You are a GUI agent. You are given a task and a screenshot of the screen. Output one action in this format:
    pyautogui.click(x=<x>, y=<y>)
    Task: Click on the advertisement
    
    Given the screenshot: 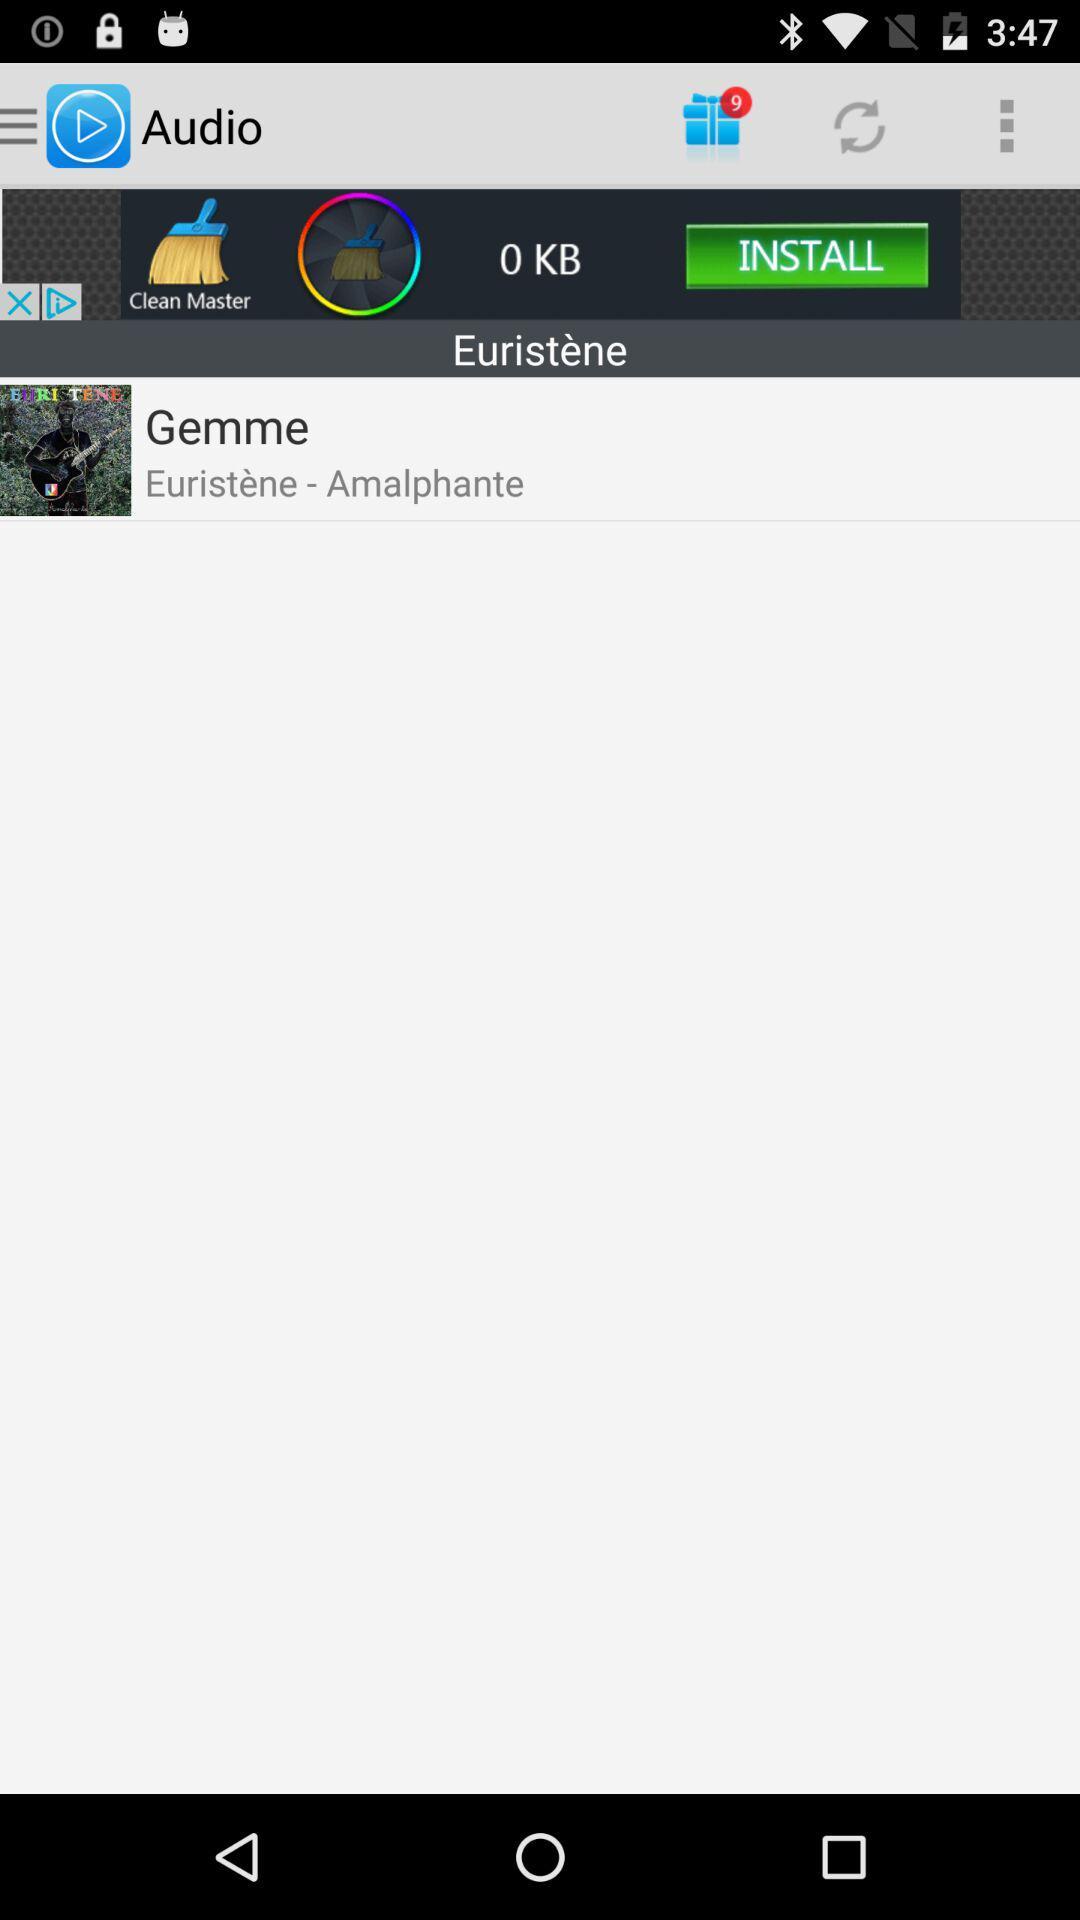 What is the action you would take?
    pyautogui.click(x=540, y=253)
    